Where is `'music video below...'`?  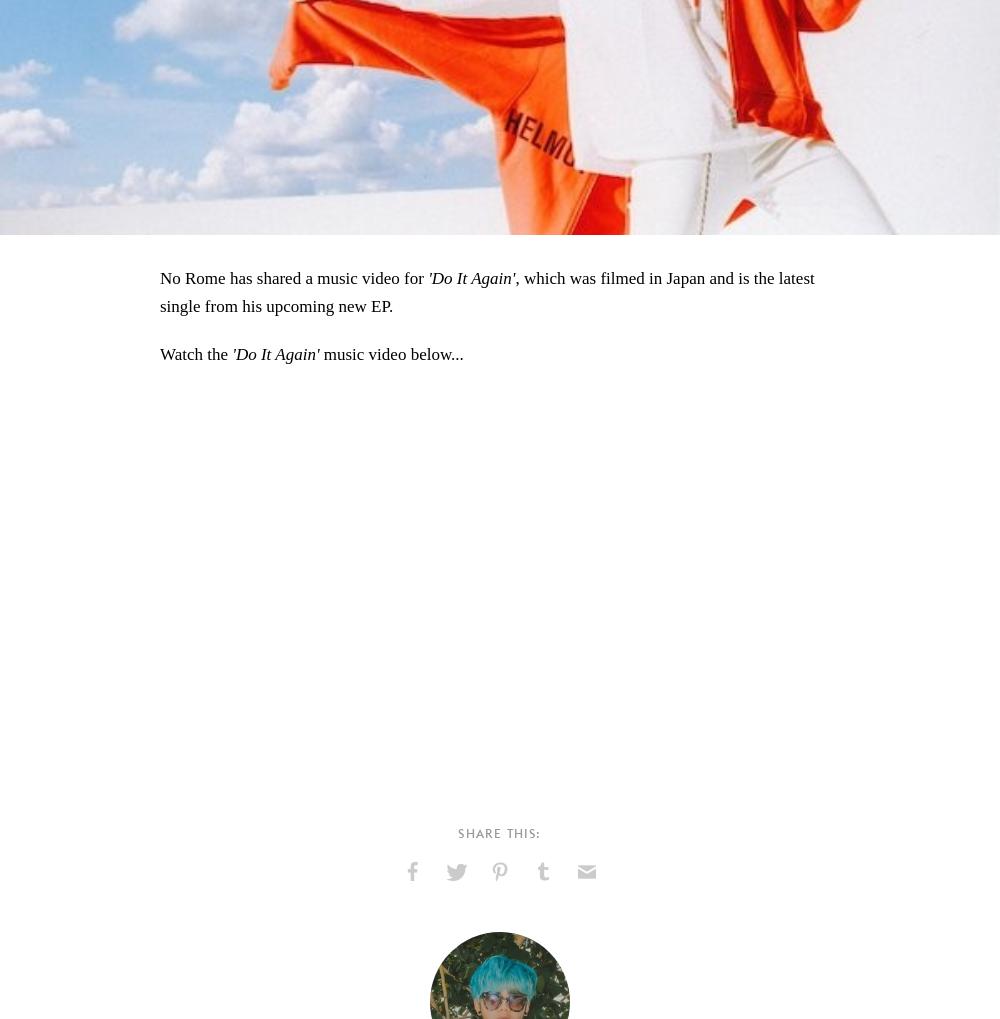
'music video below...' is located at coordinates (391, 354).